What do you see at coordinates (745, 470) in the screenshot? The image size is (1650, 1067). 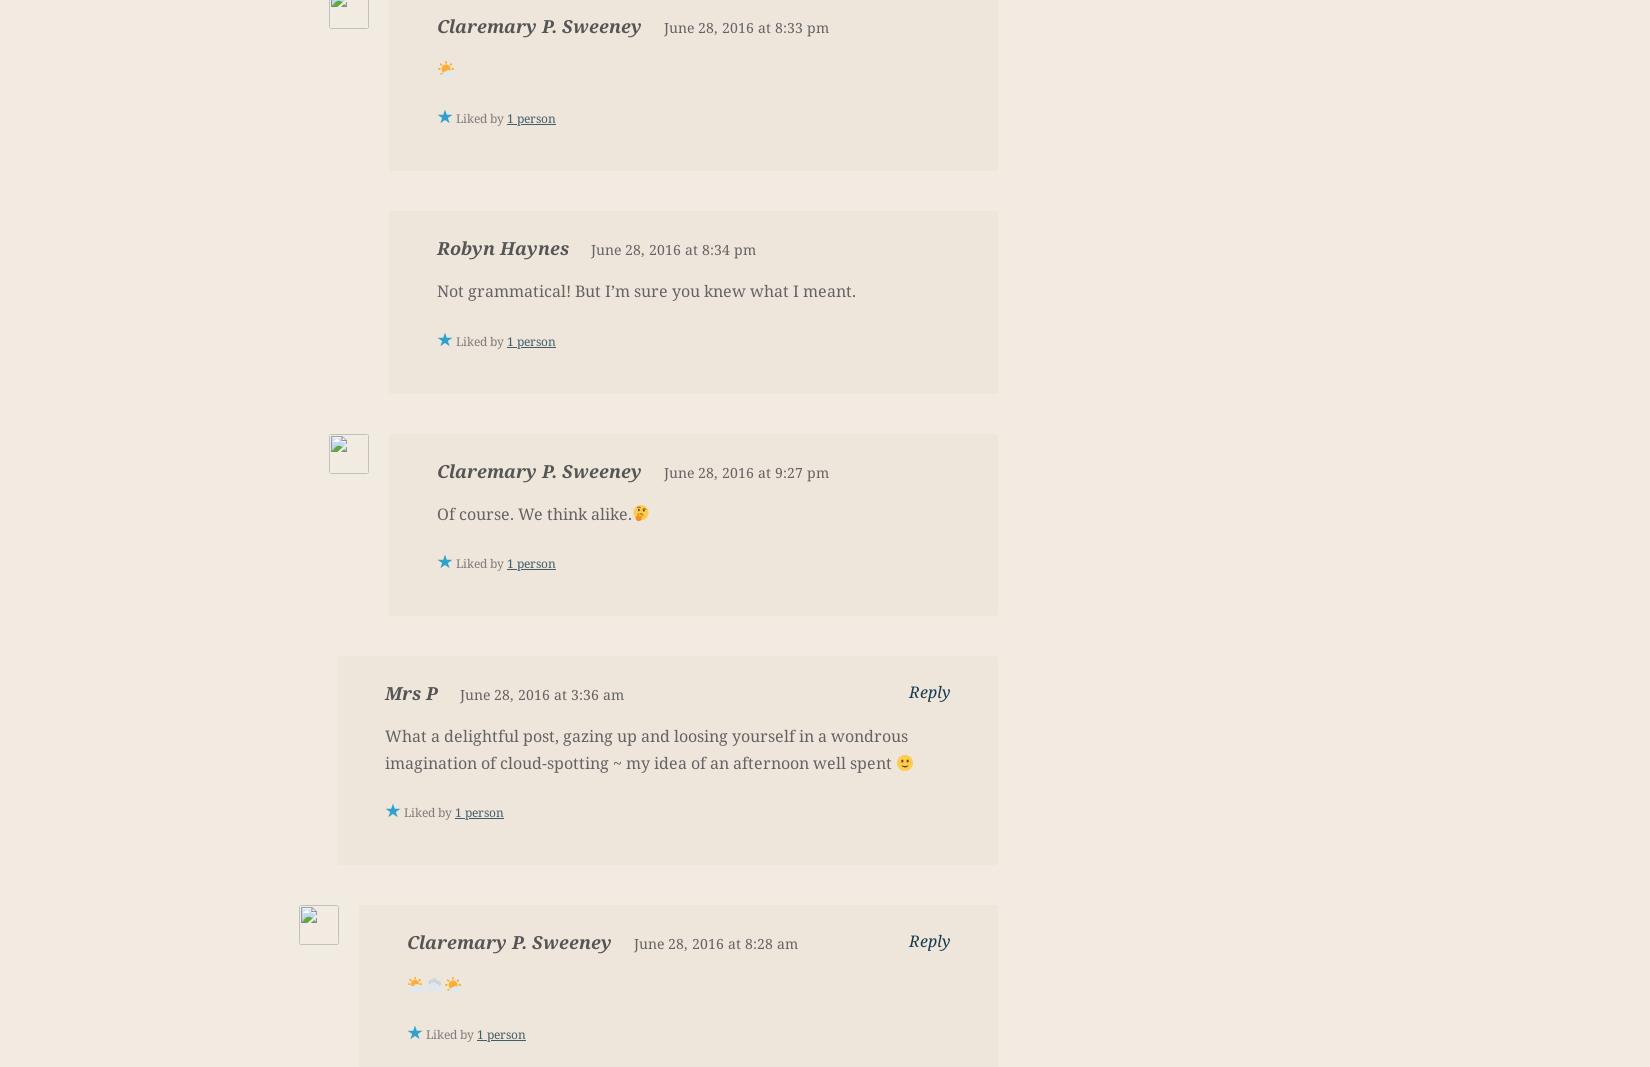 I see `'June 28, 2016 at 9:27 pm'` at bounding box center [745, 470].